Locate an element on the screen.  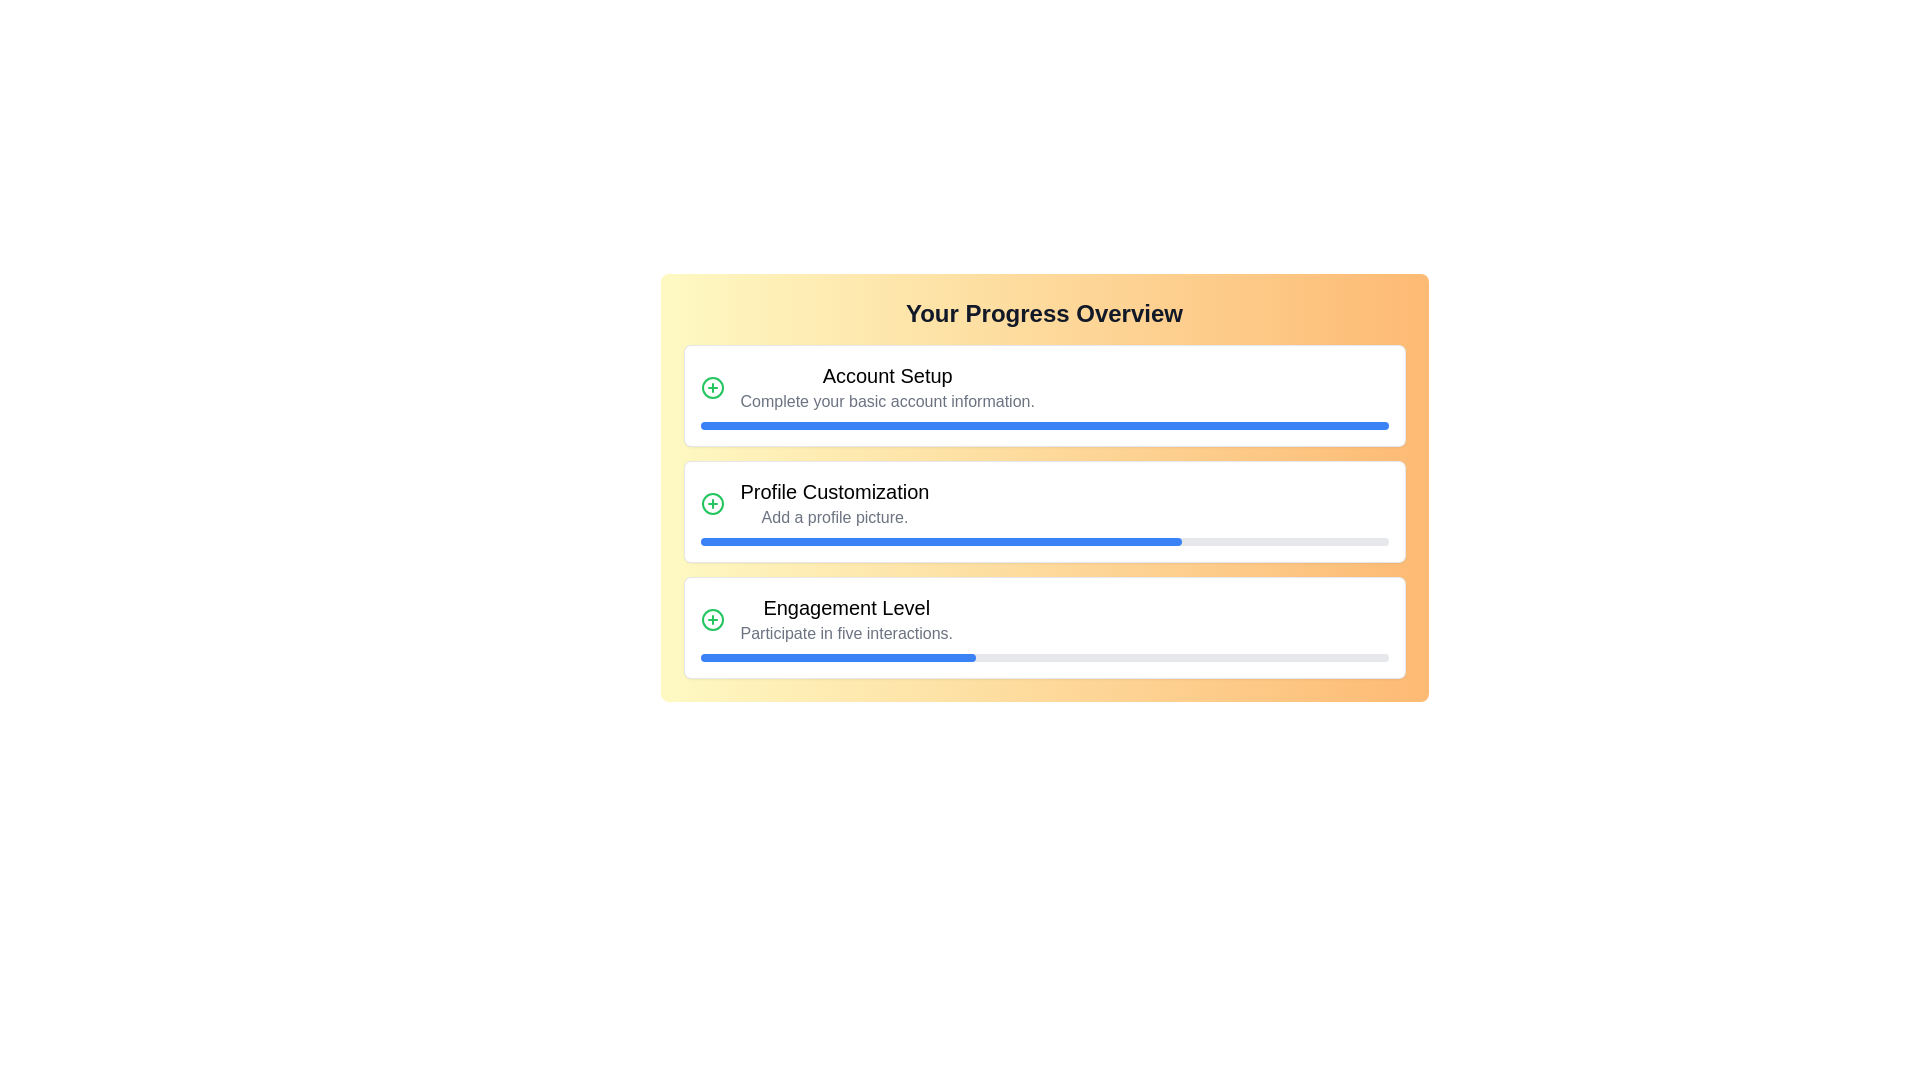
textual information from the 'Profile Customization' text block, which includes the header 'Profile Customization' and the subtext 'Add a profile picture.' is located at coordinates (835, 503).